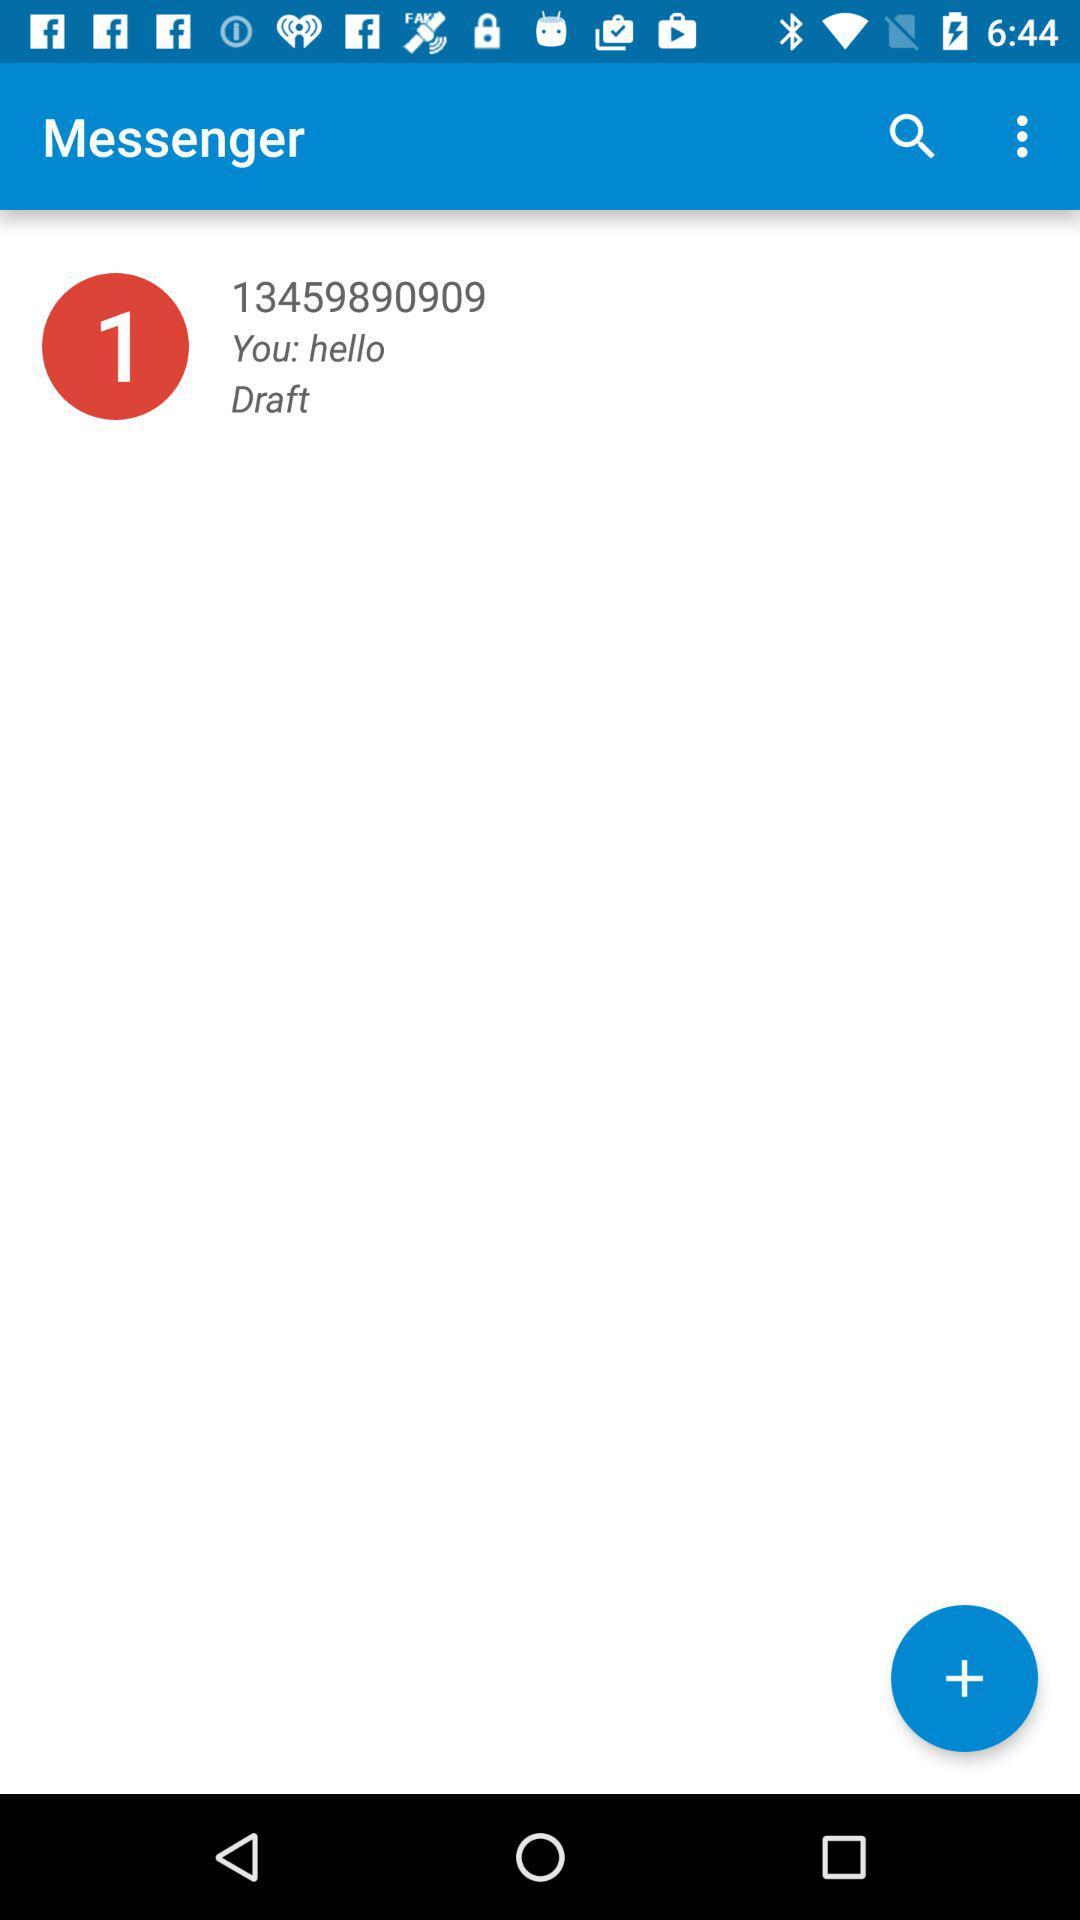  I want to click on app to the right of the messenger, so click(911, 135).